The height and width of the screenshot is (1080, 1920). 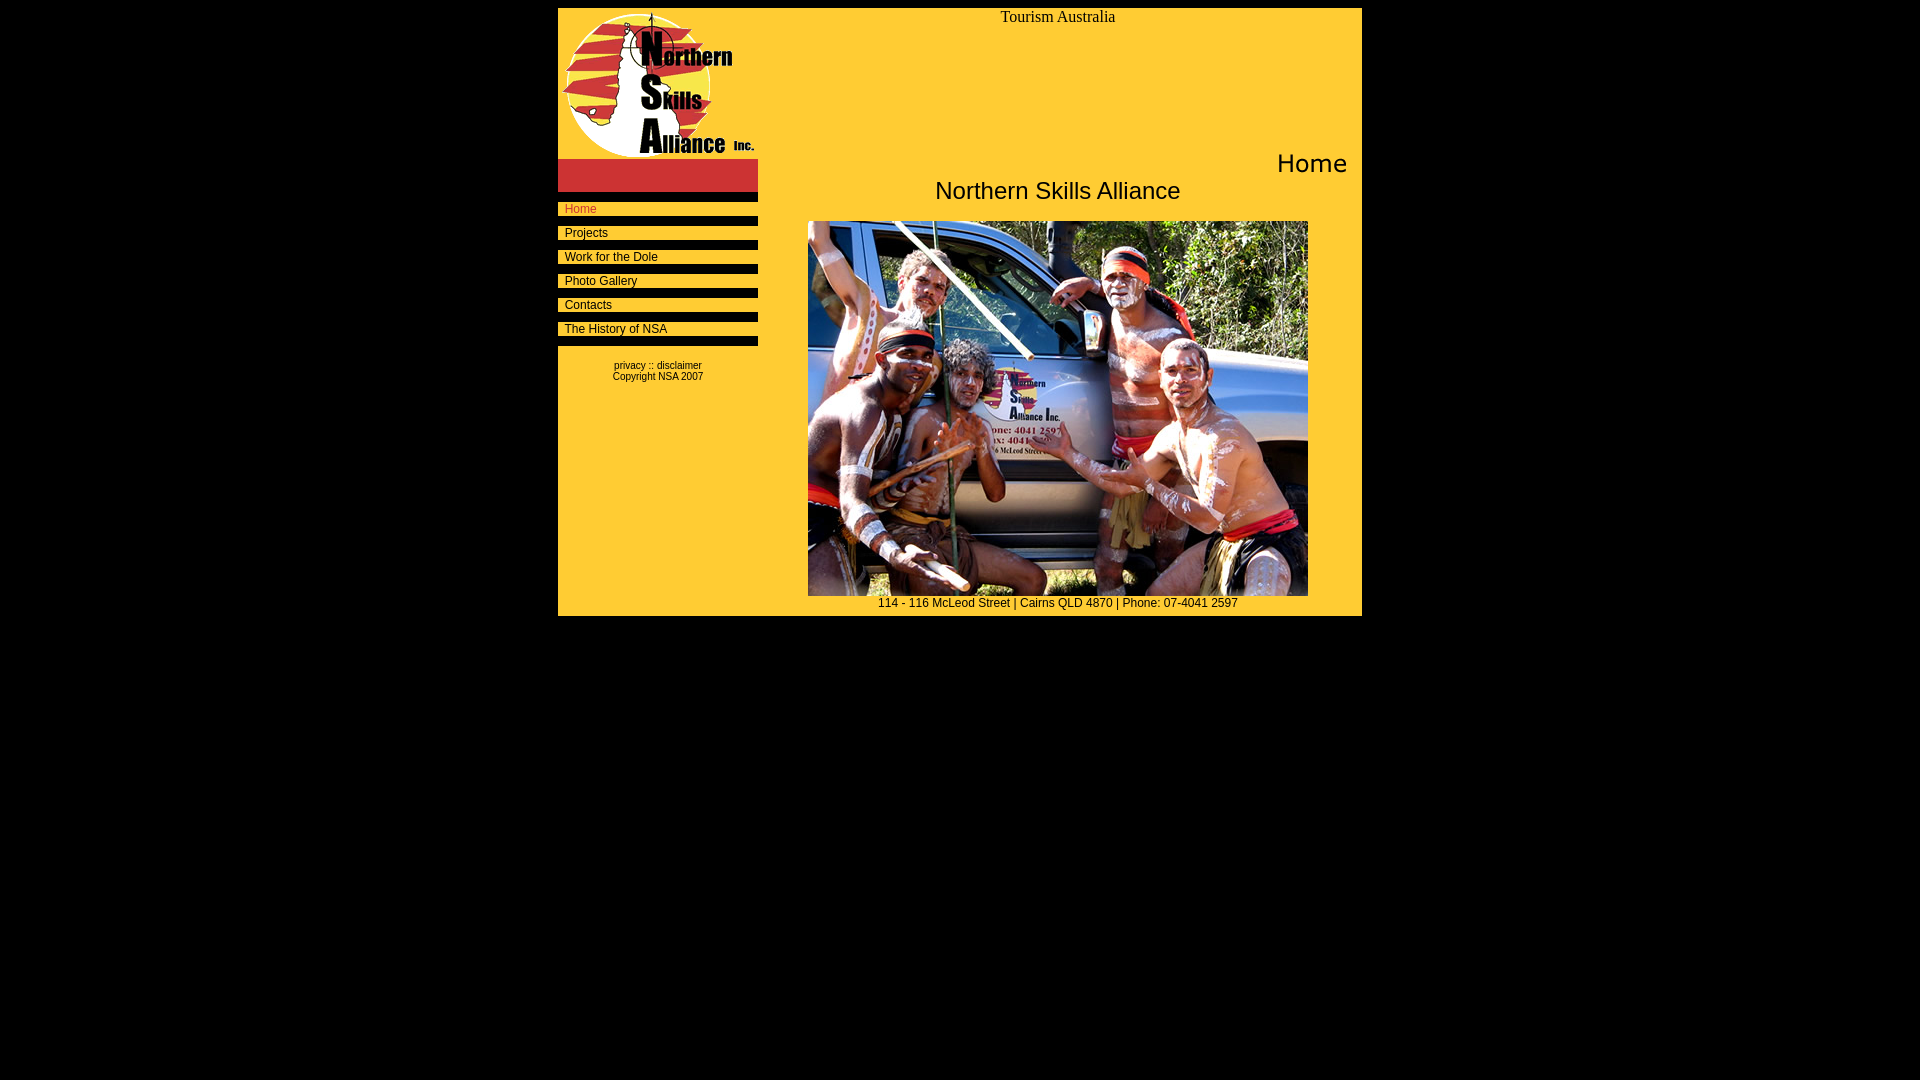 I want to click on '  Projects', so click(x=557, y=230).